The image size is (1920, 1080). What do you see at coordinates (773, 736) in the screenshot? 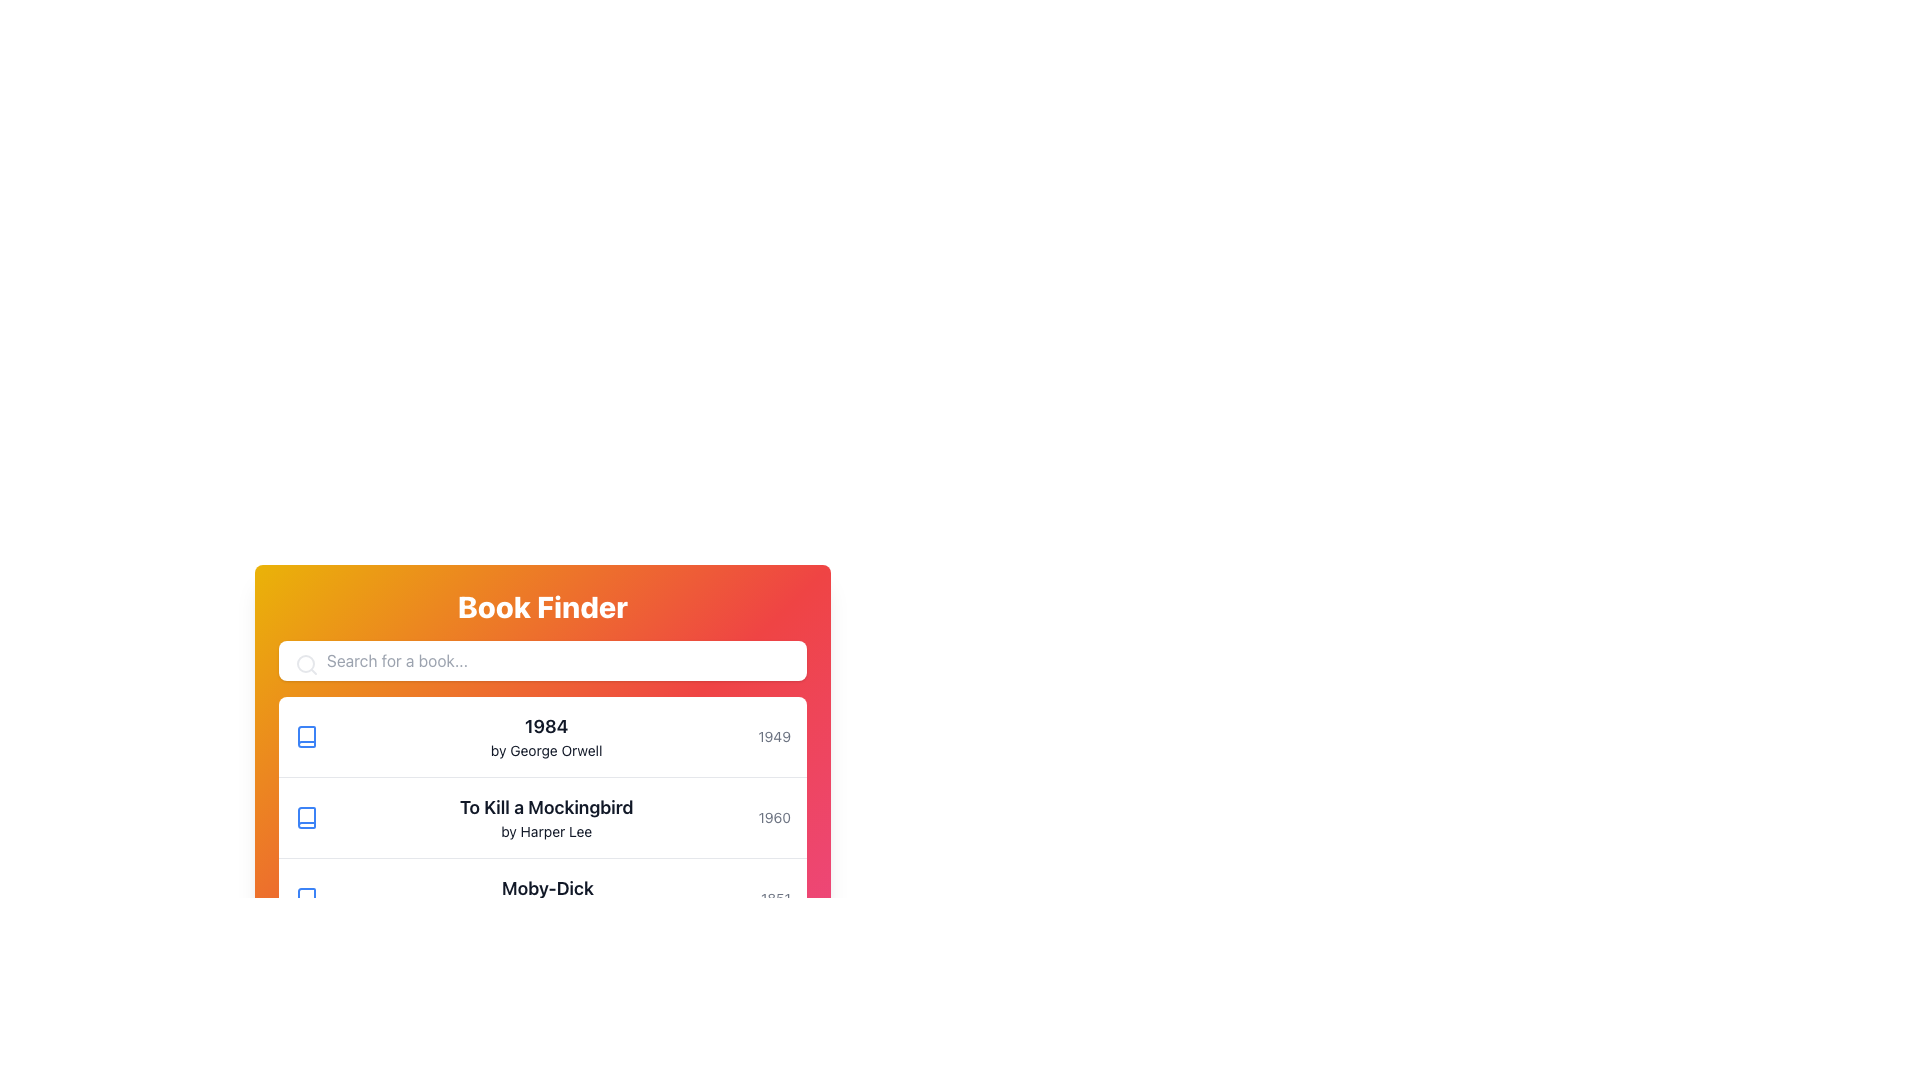
I see `the static text display indicating the publication year of the book '1984' by George Orwell, located at the far right of the item row` at bounding box center [773, 736].